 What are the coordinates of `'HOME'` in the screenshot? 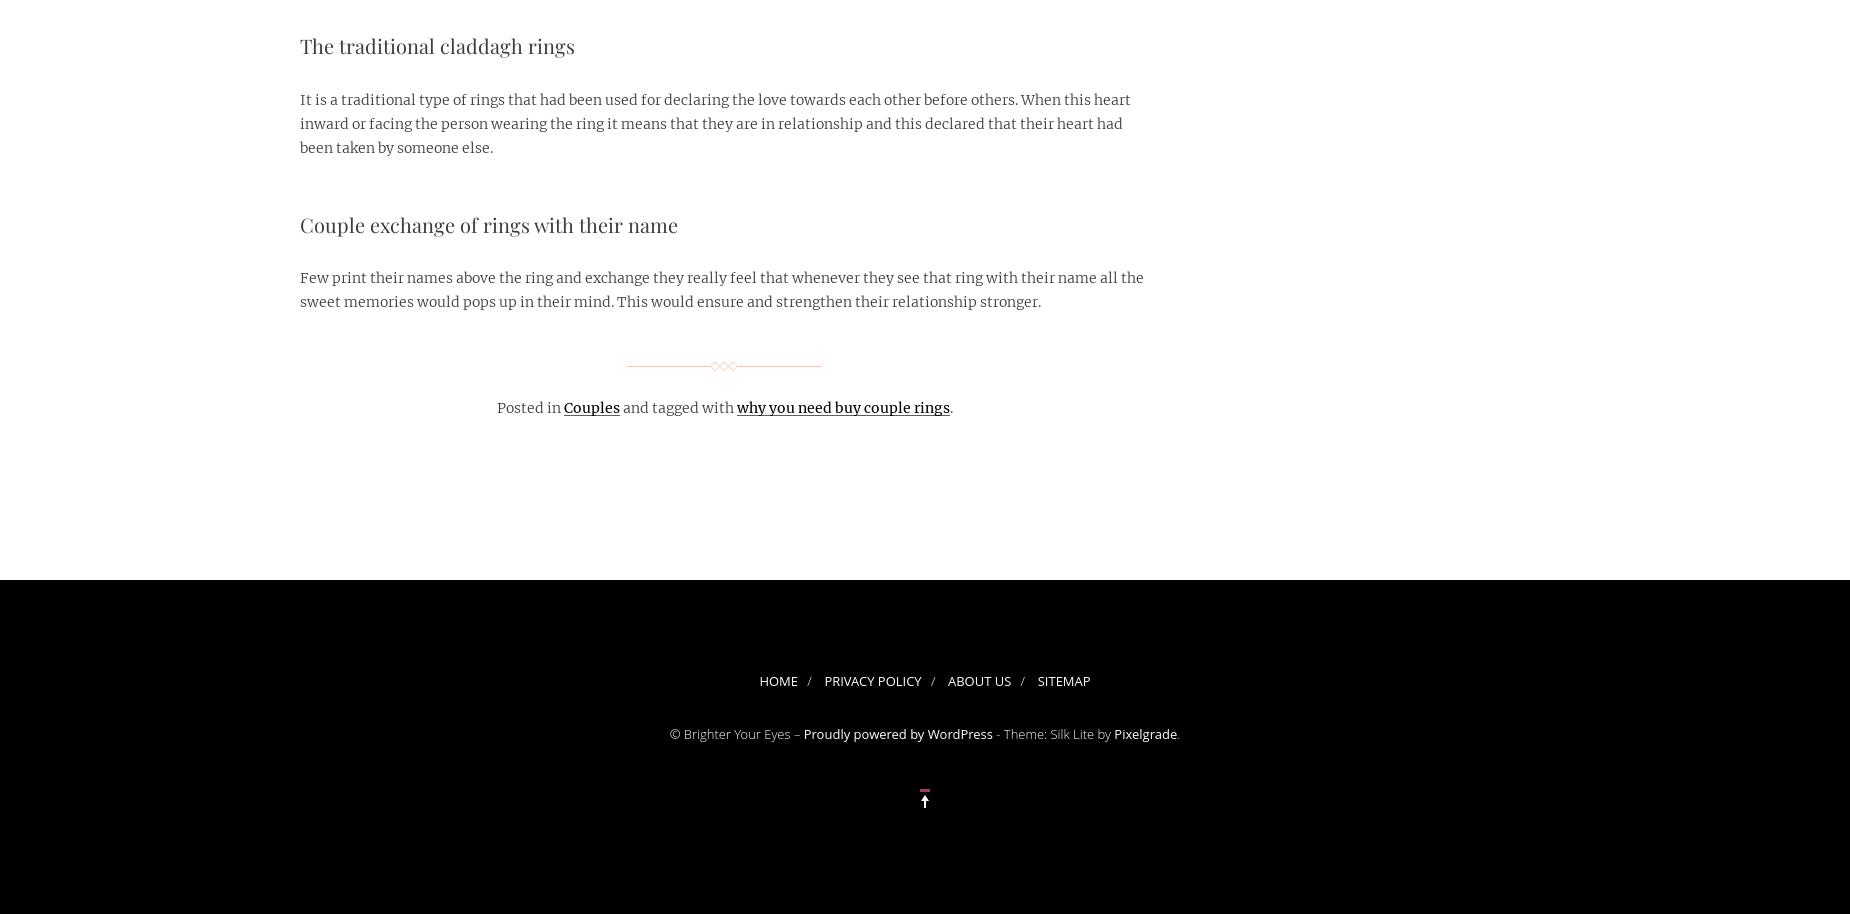 It's located at (759, 680).